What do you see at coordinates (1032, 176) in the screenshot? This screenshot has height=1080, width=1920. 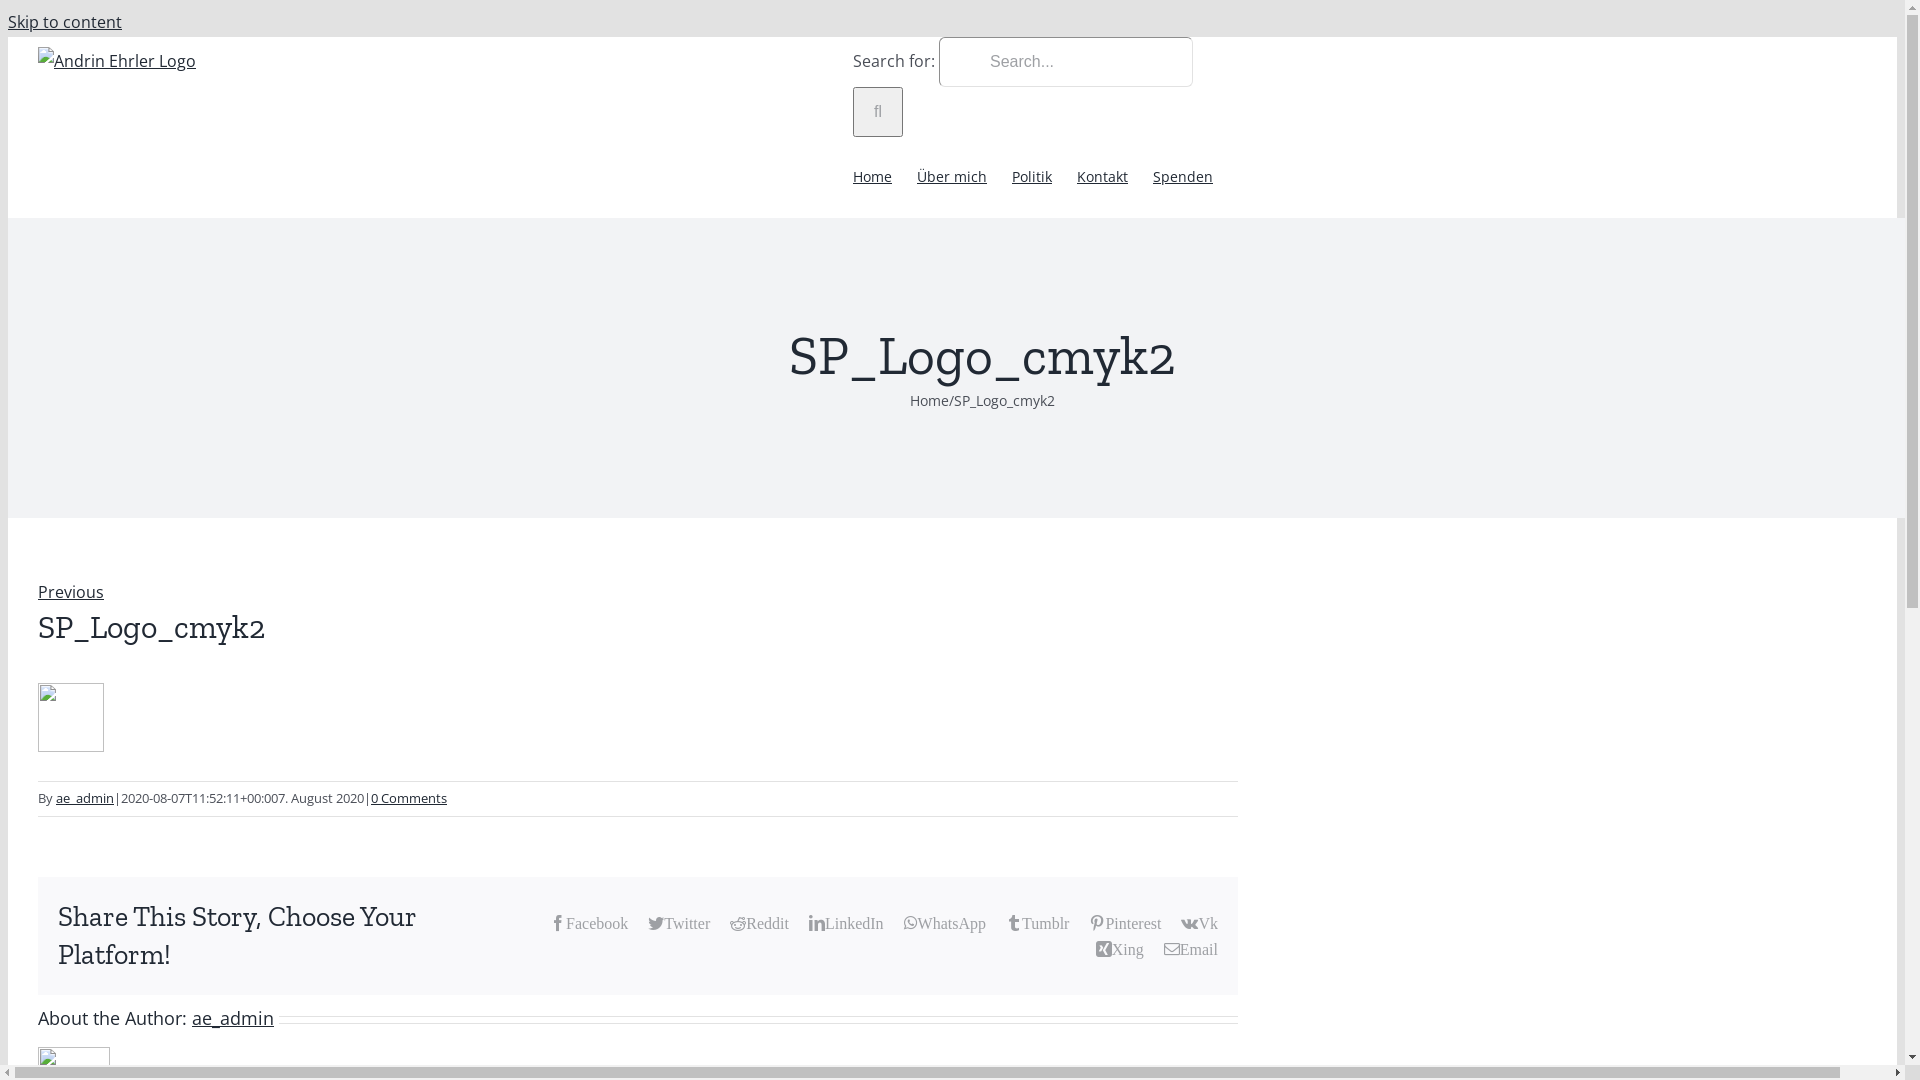 I see `'Politik'` at bounding box center [1032, 176].